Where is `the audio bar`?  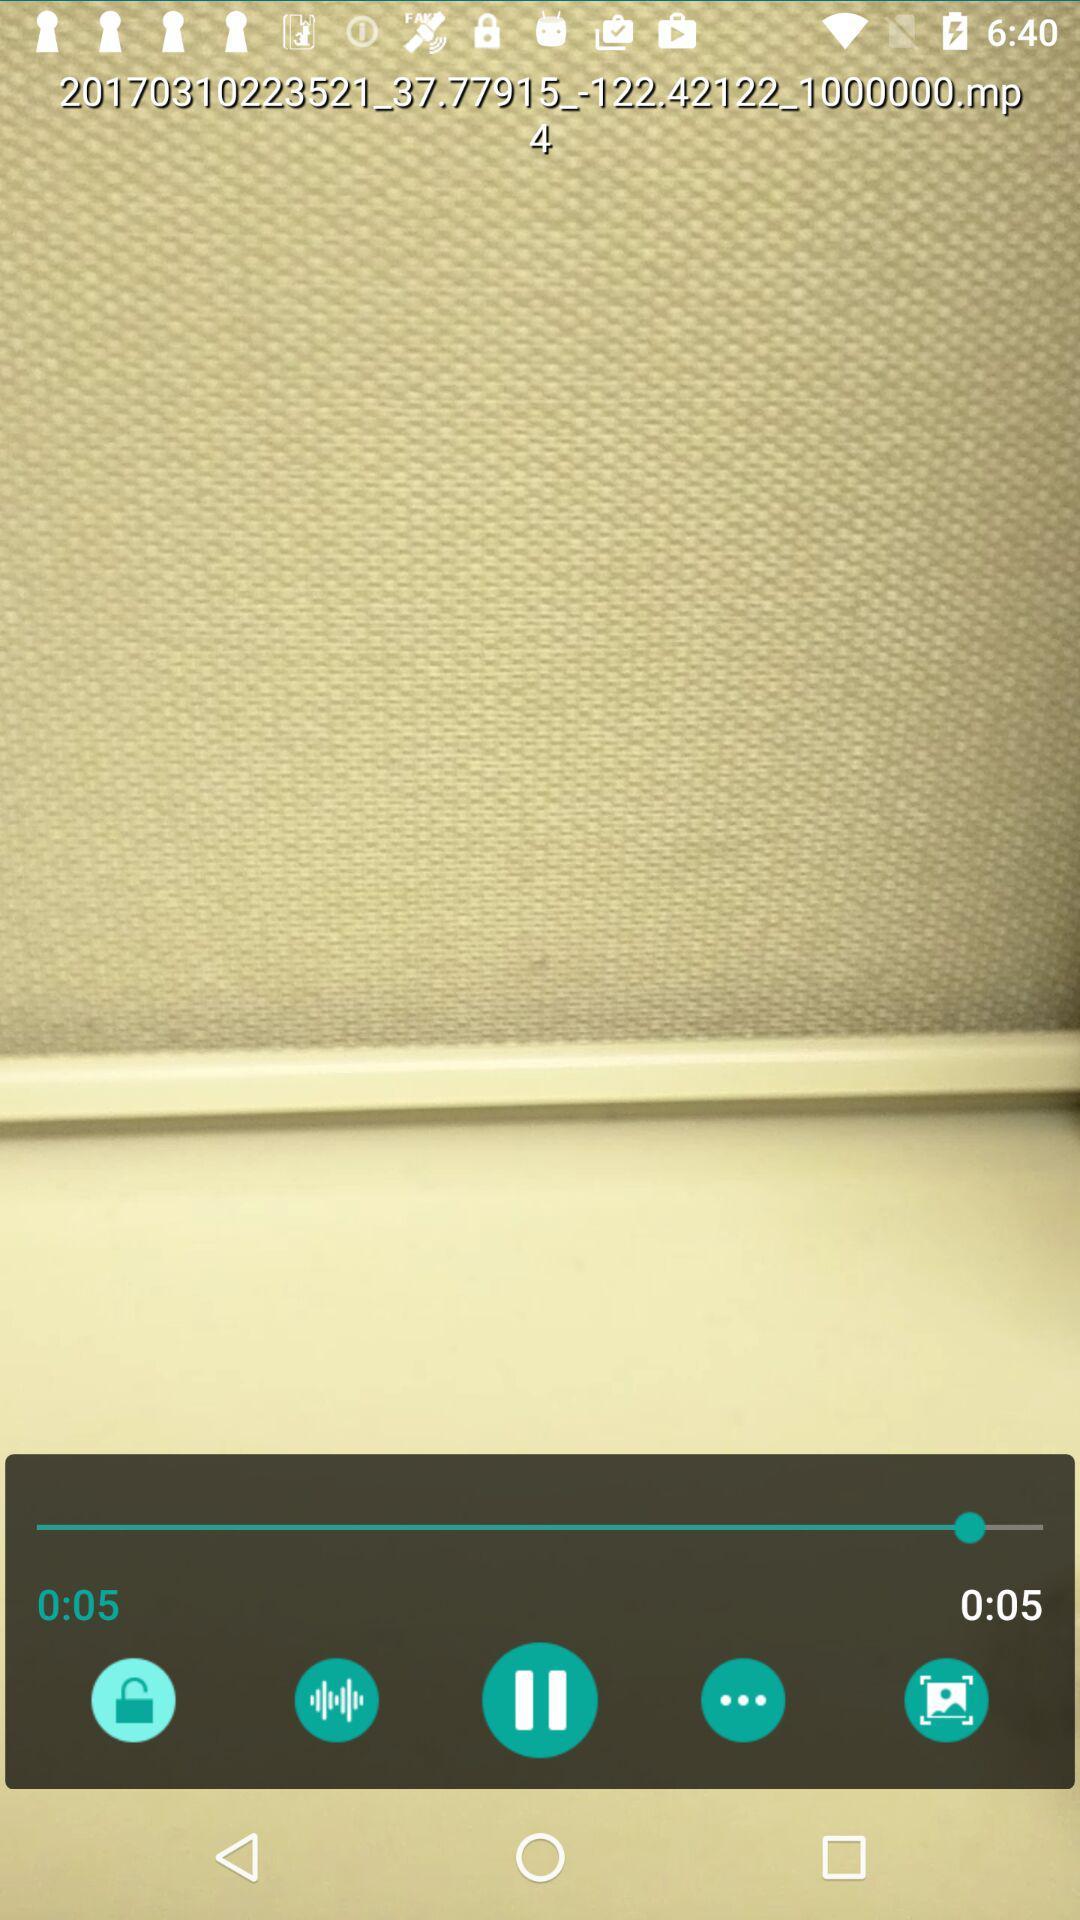
the audio bar is located at coordinates (175, 1437).